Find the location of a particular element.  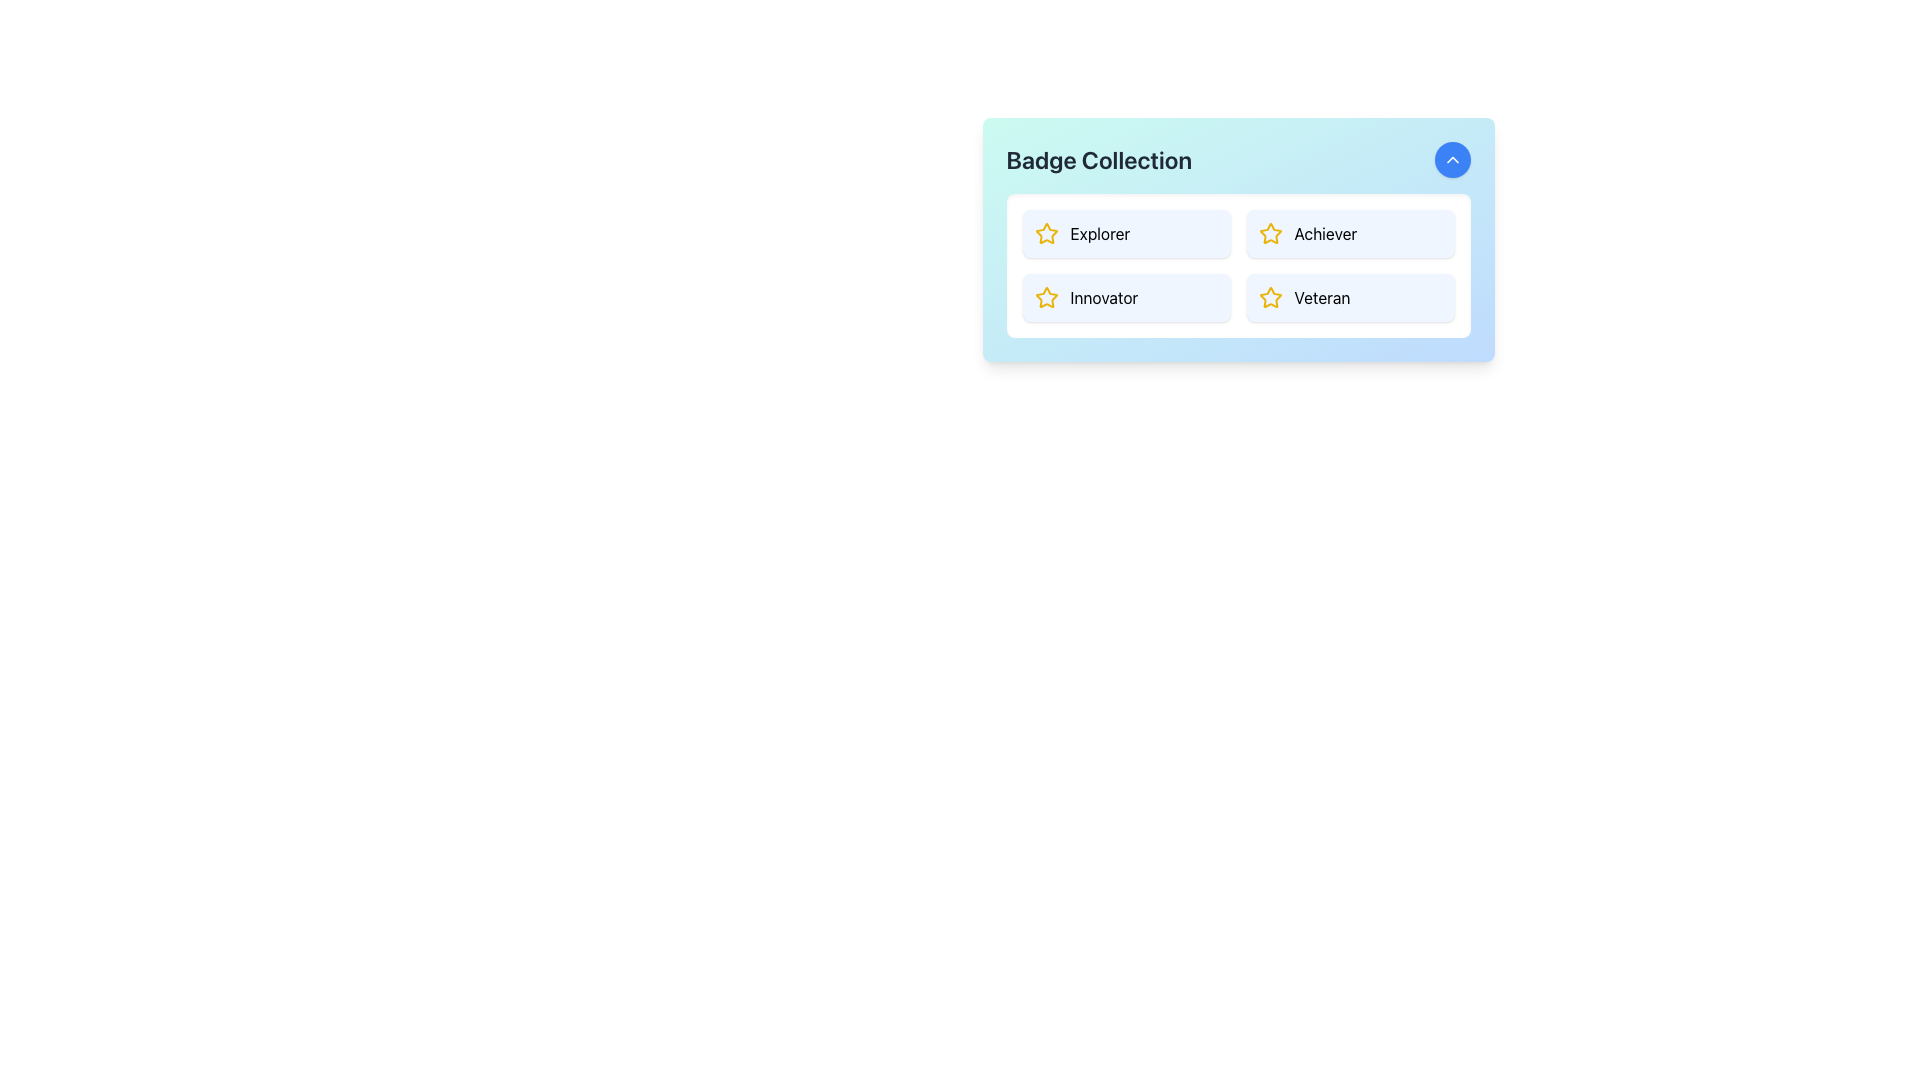

the 'Veteran' badge in the Badge Collection section is located at coordinates (1350, 297).